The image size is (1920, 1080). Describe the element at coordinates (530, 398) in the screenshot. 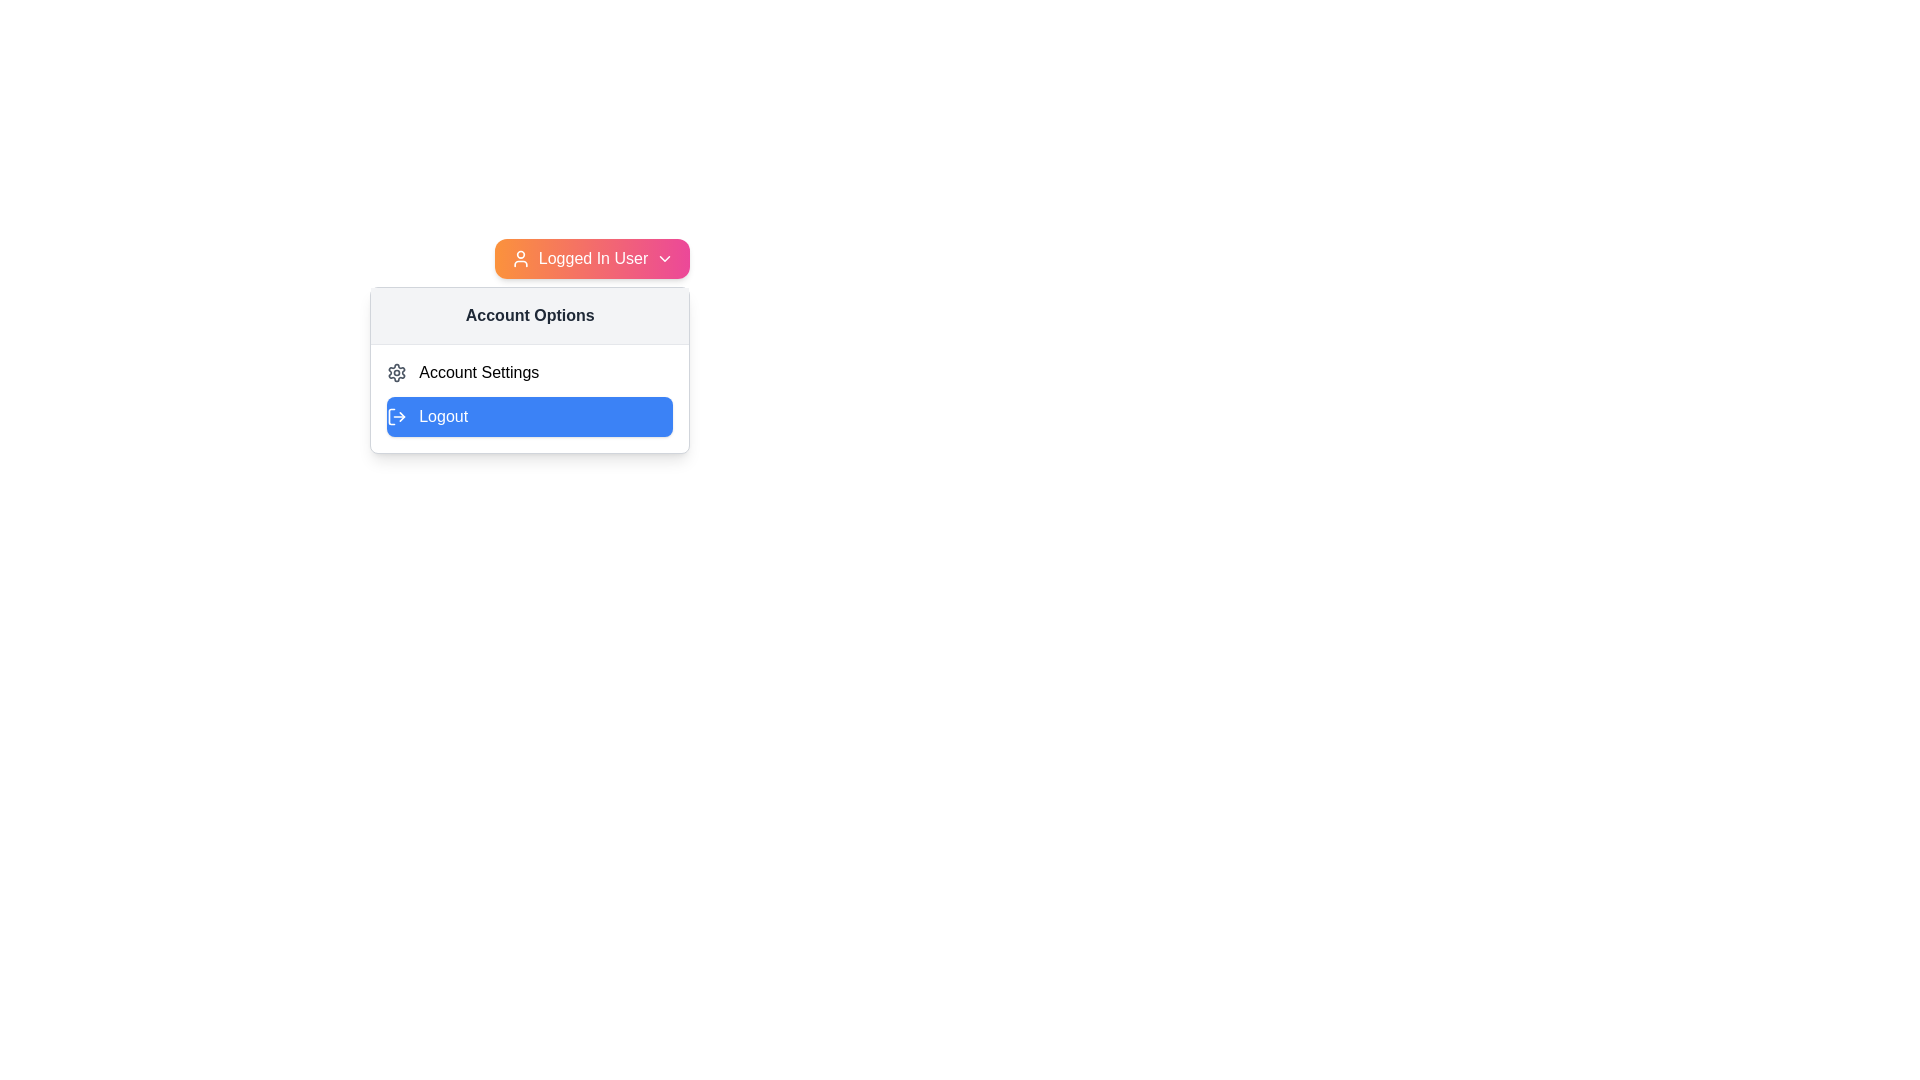

I see `the 'Logout' button in the account management options section located below the 'Account Options' header` at that location.